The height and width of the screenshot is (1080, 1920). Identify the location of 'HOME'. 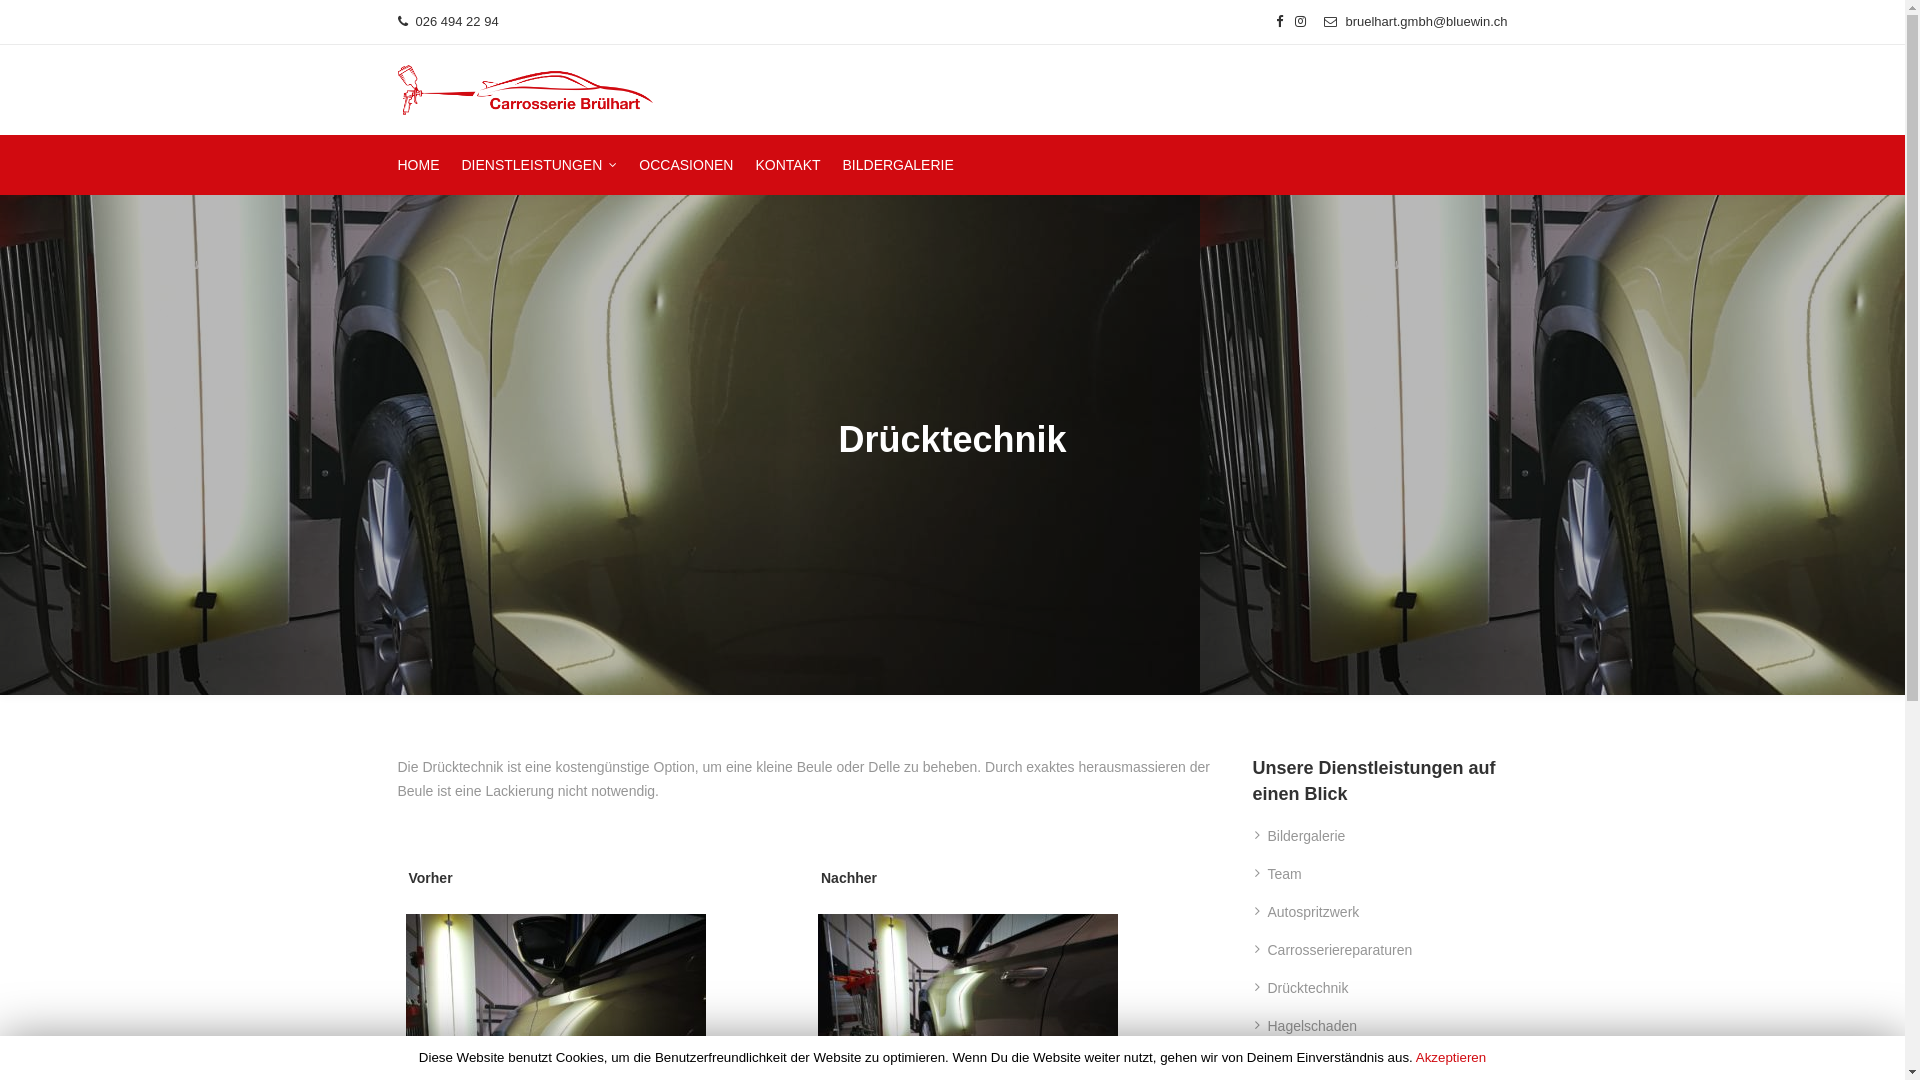
(417, 164).